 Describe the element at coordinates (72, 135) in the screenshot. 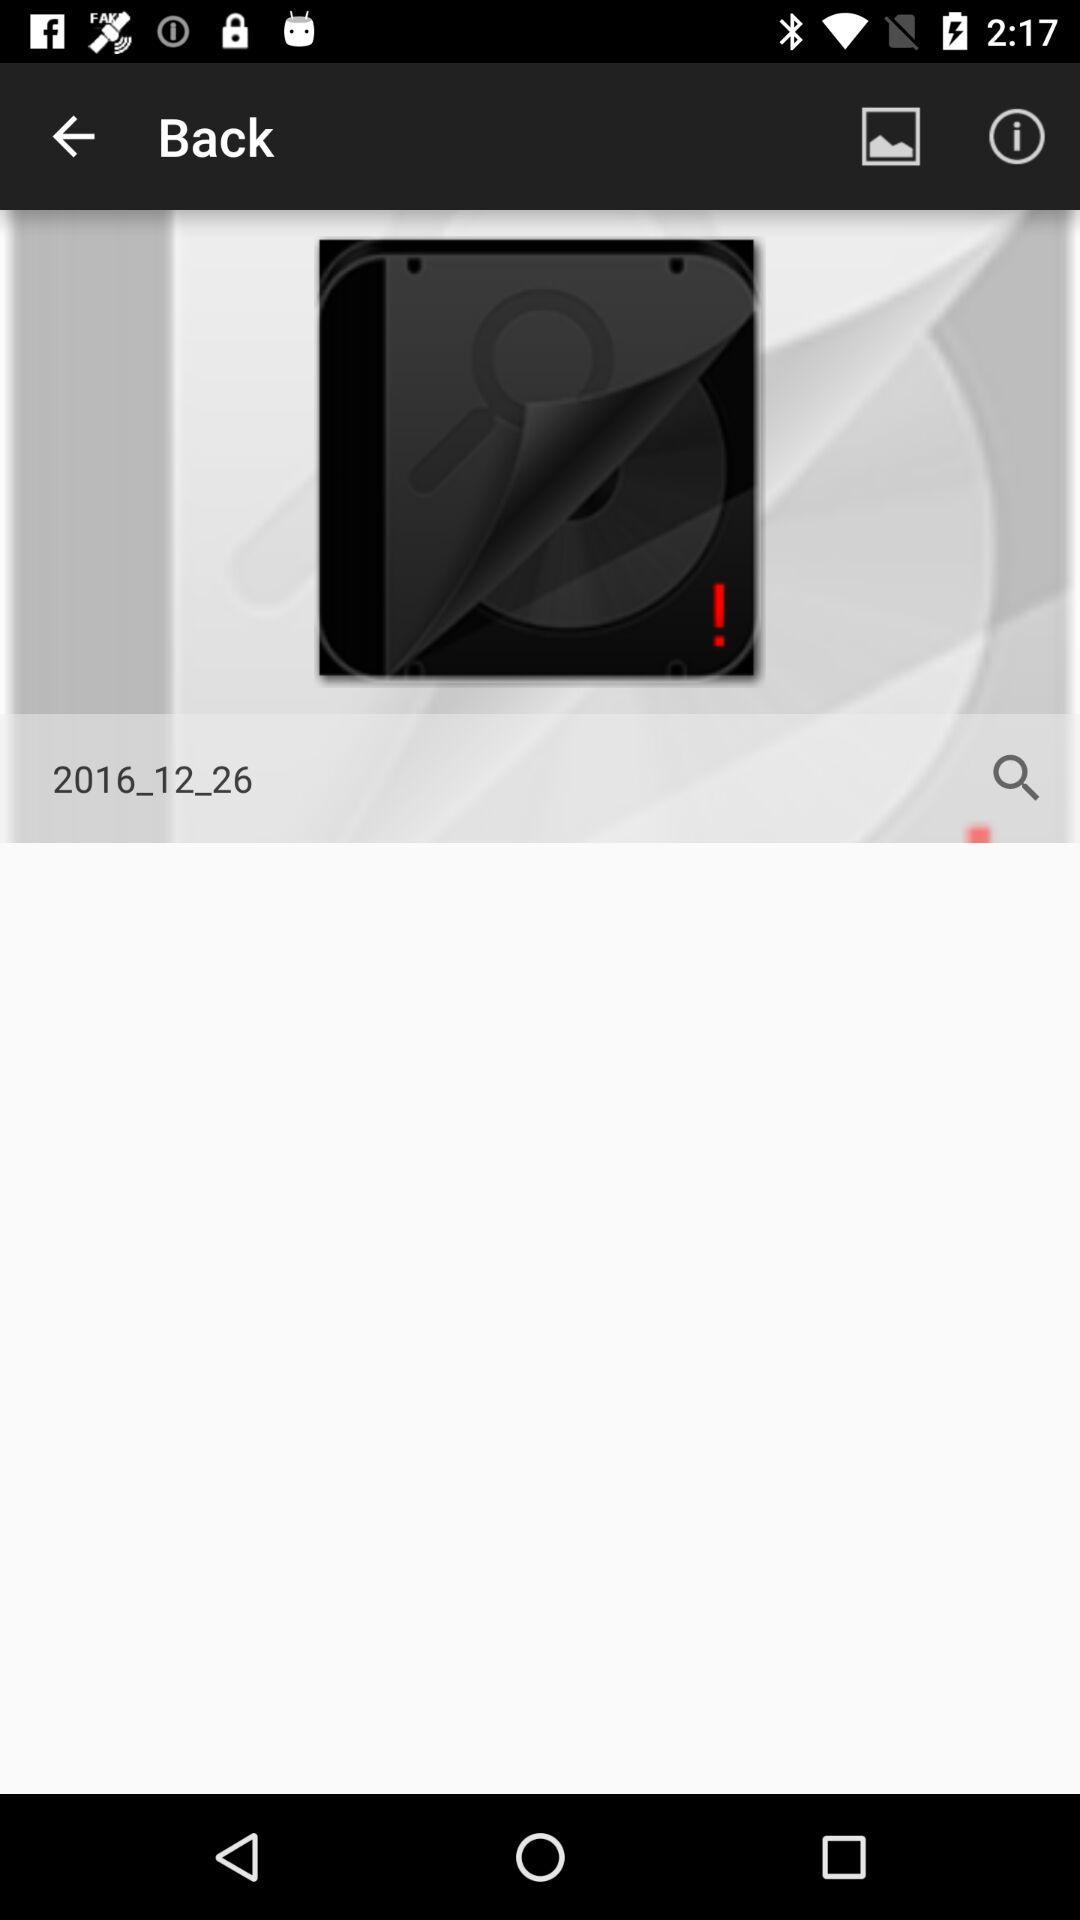

I see `the app to the left of back app` at that location.